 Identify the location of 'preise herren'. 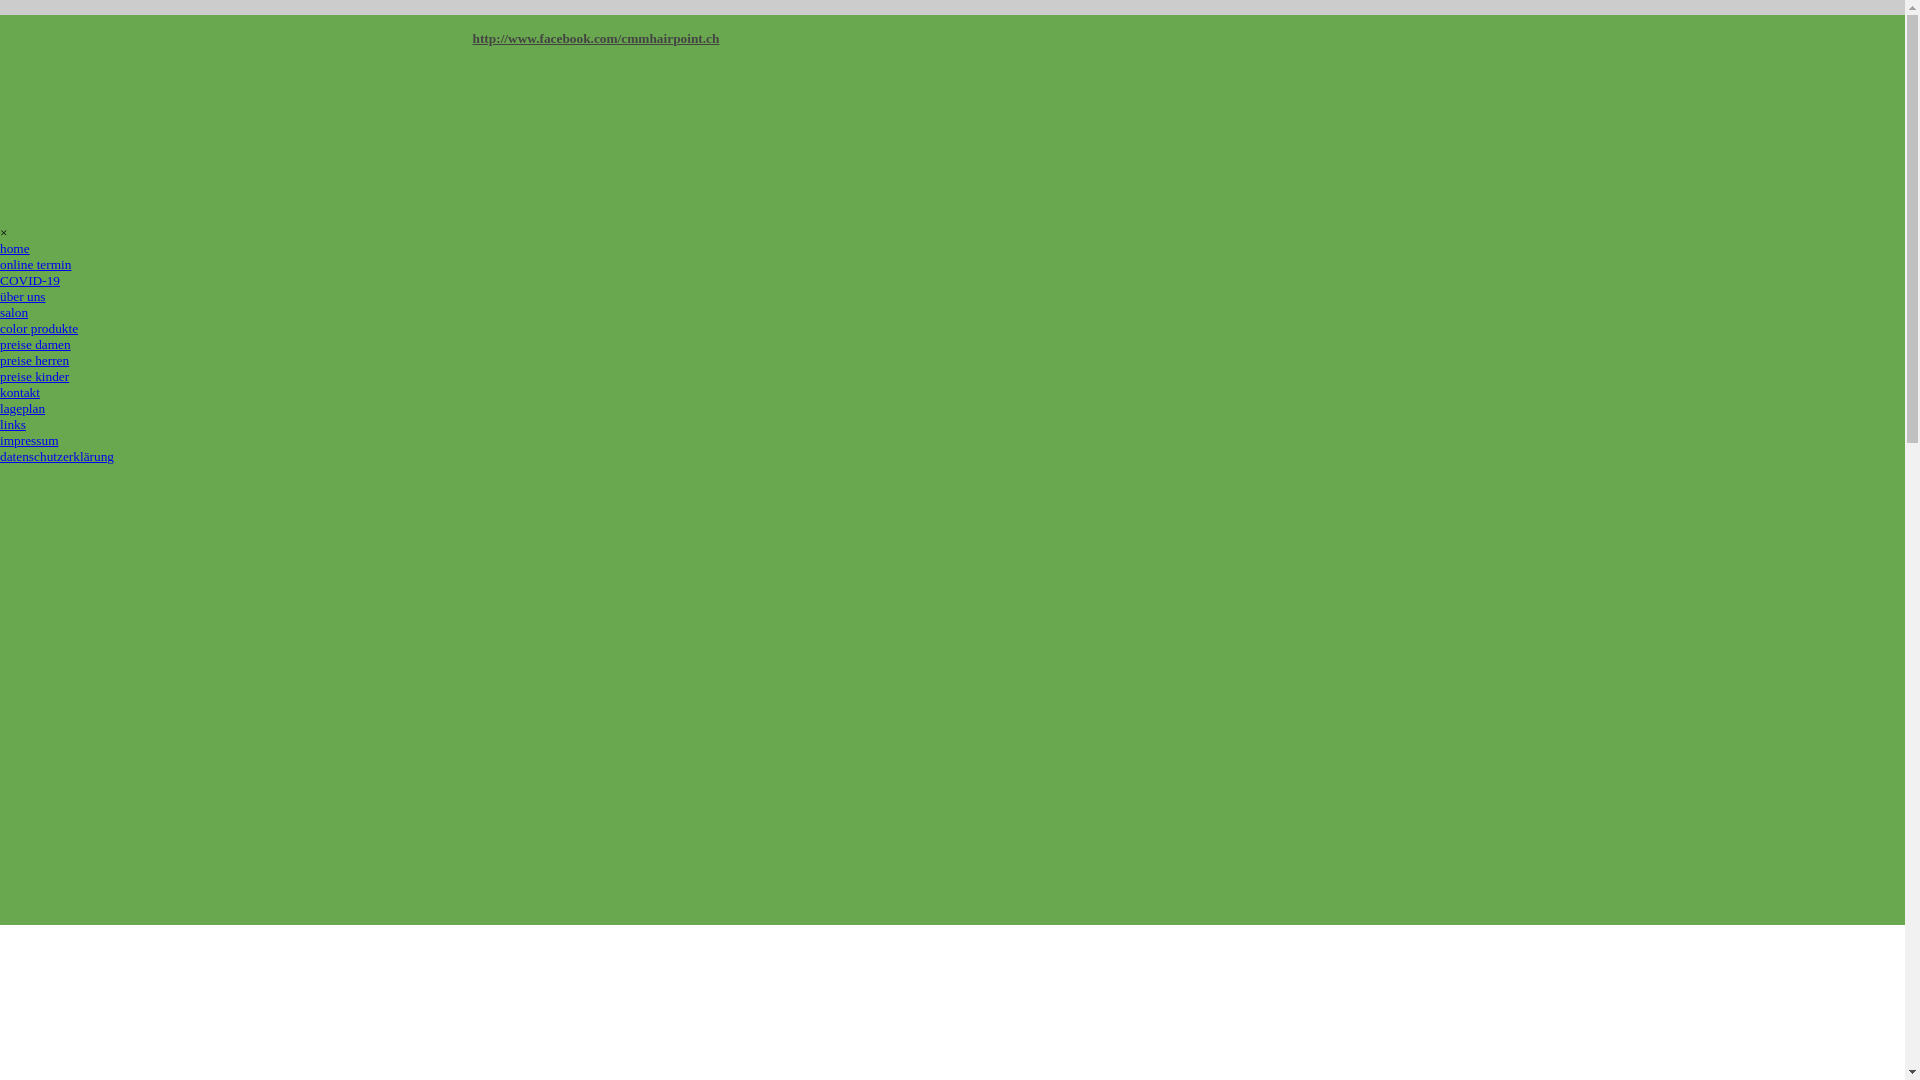
(0, 360).